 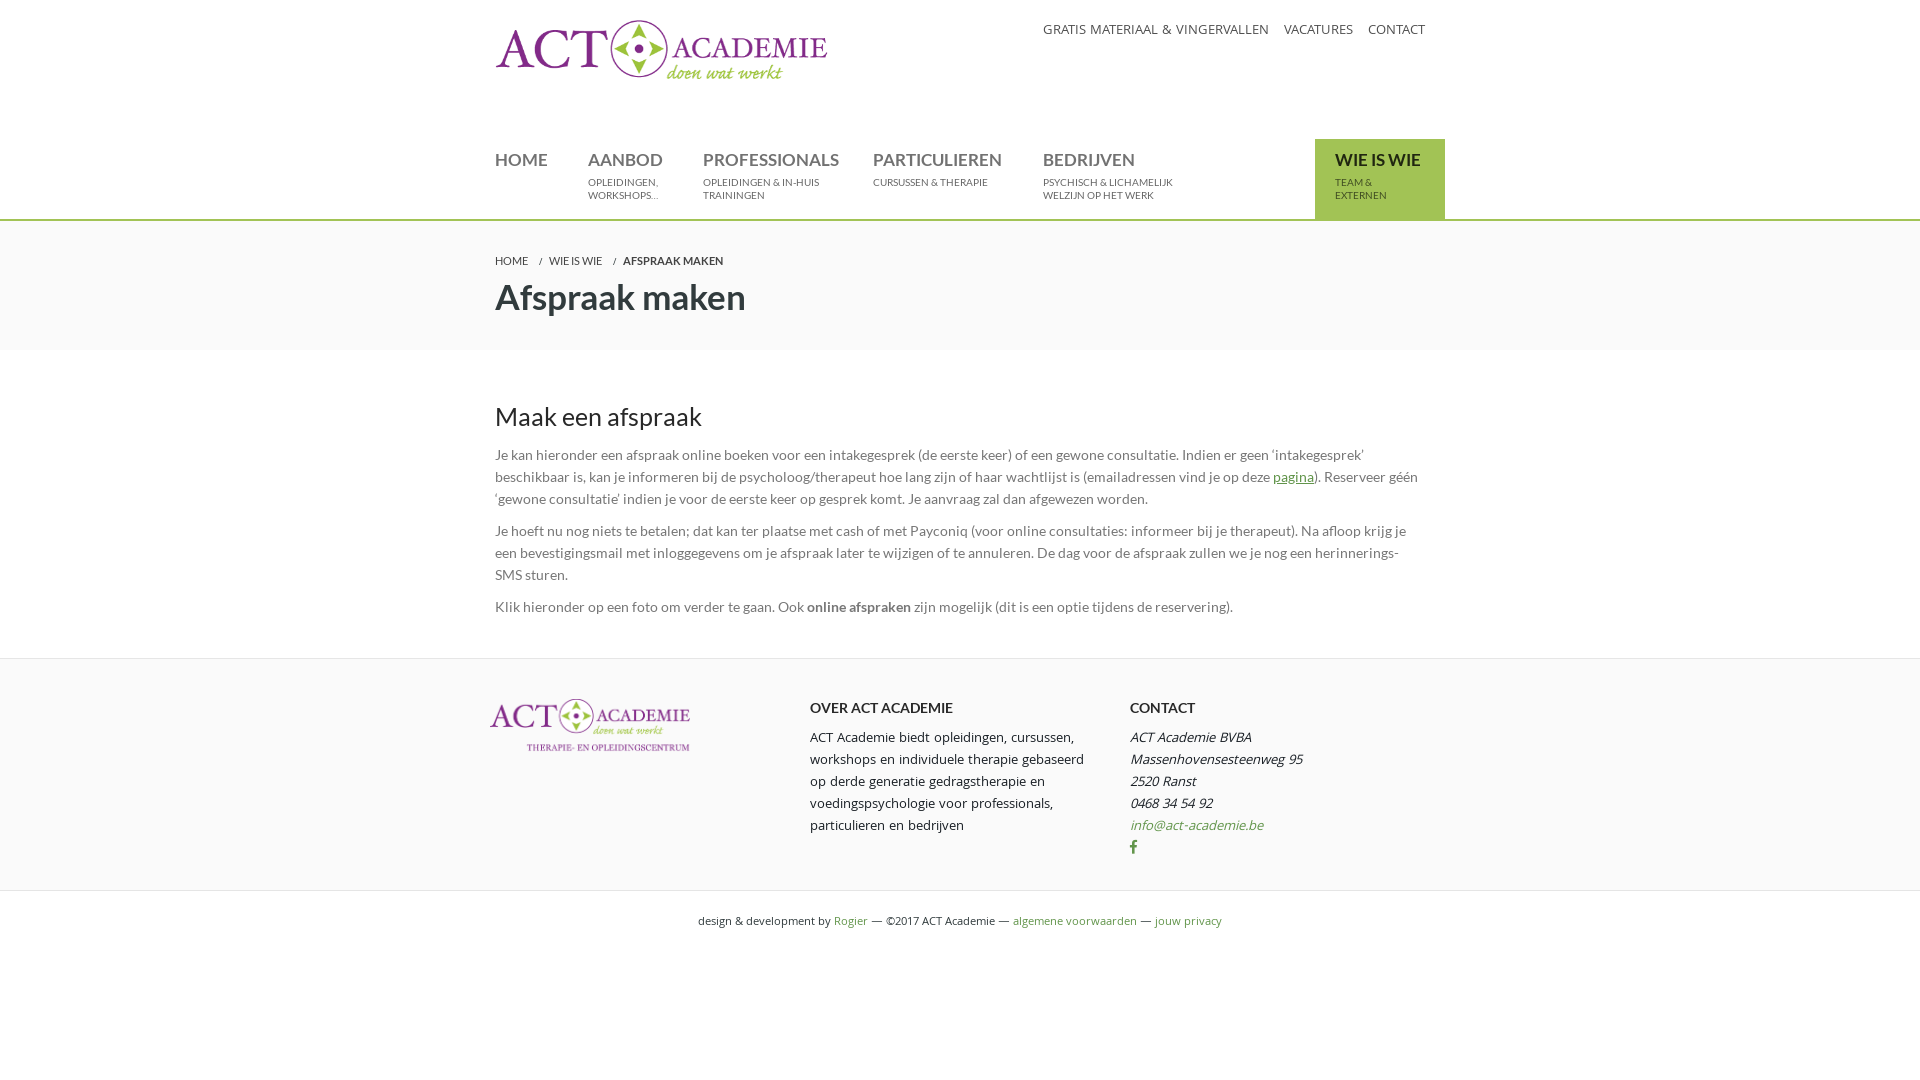 I want to click on 'Rogier', so click(x=850, y=922).